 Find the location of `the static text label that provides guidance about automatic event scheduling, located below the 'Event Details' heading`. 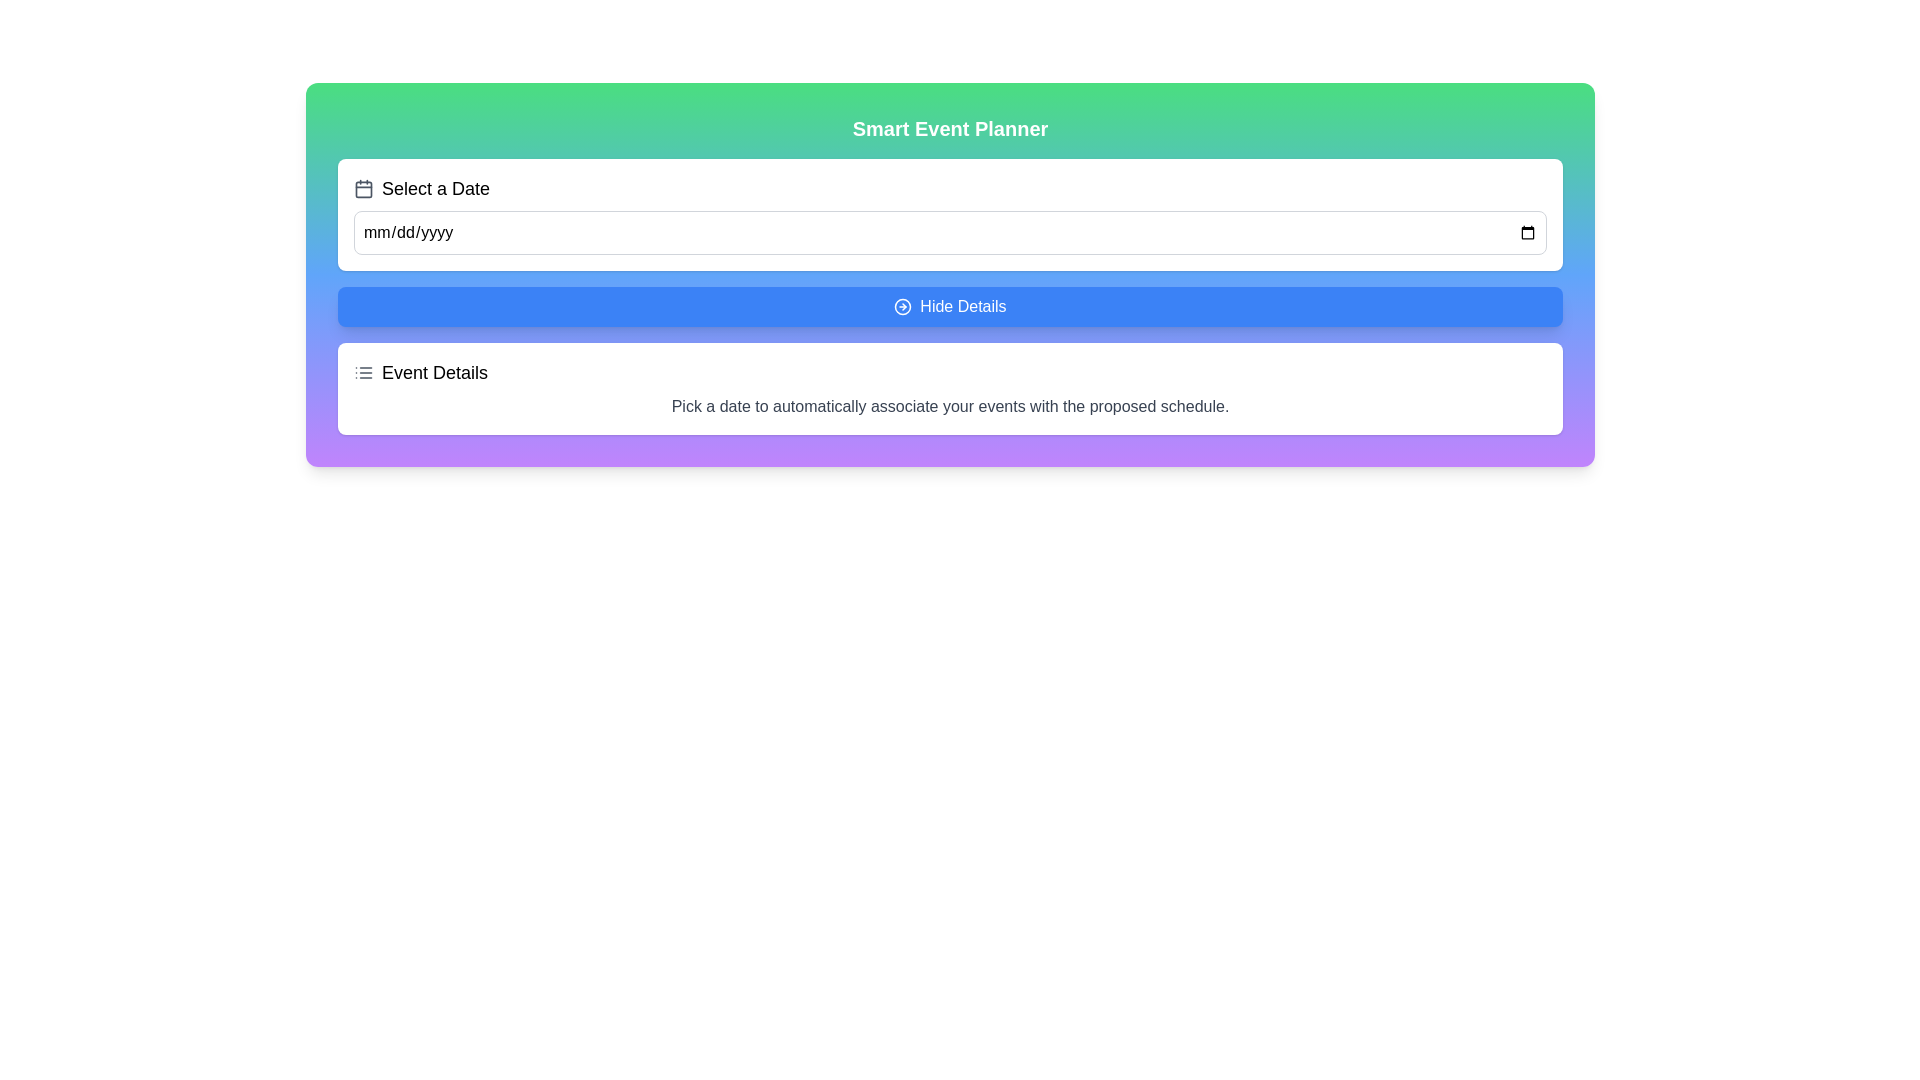

the static text label that provides guidance about automatic event scheduling, located below the 'Event Details' heading is located at coordinates (949, 406).